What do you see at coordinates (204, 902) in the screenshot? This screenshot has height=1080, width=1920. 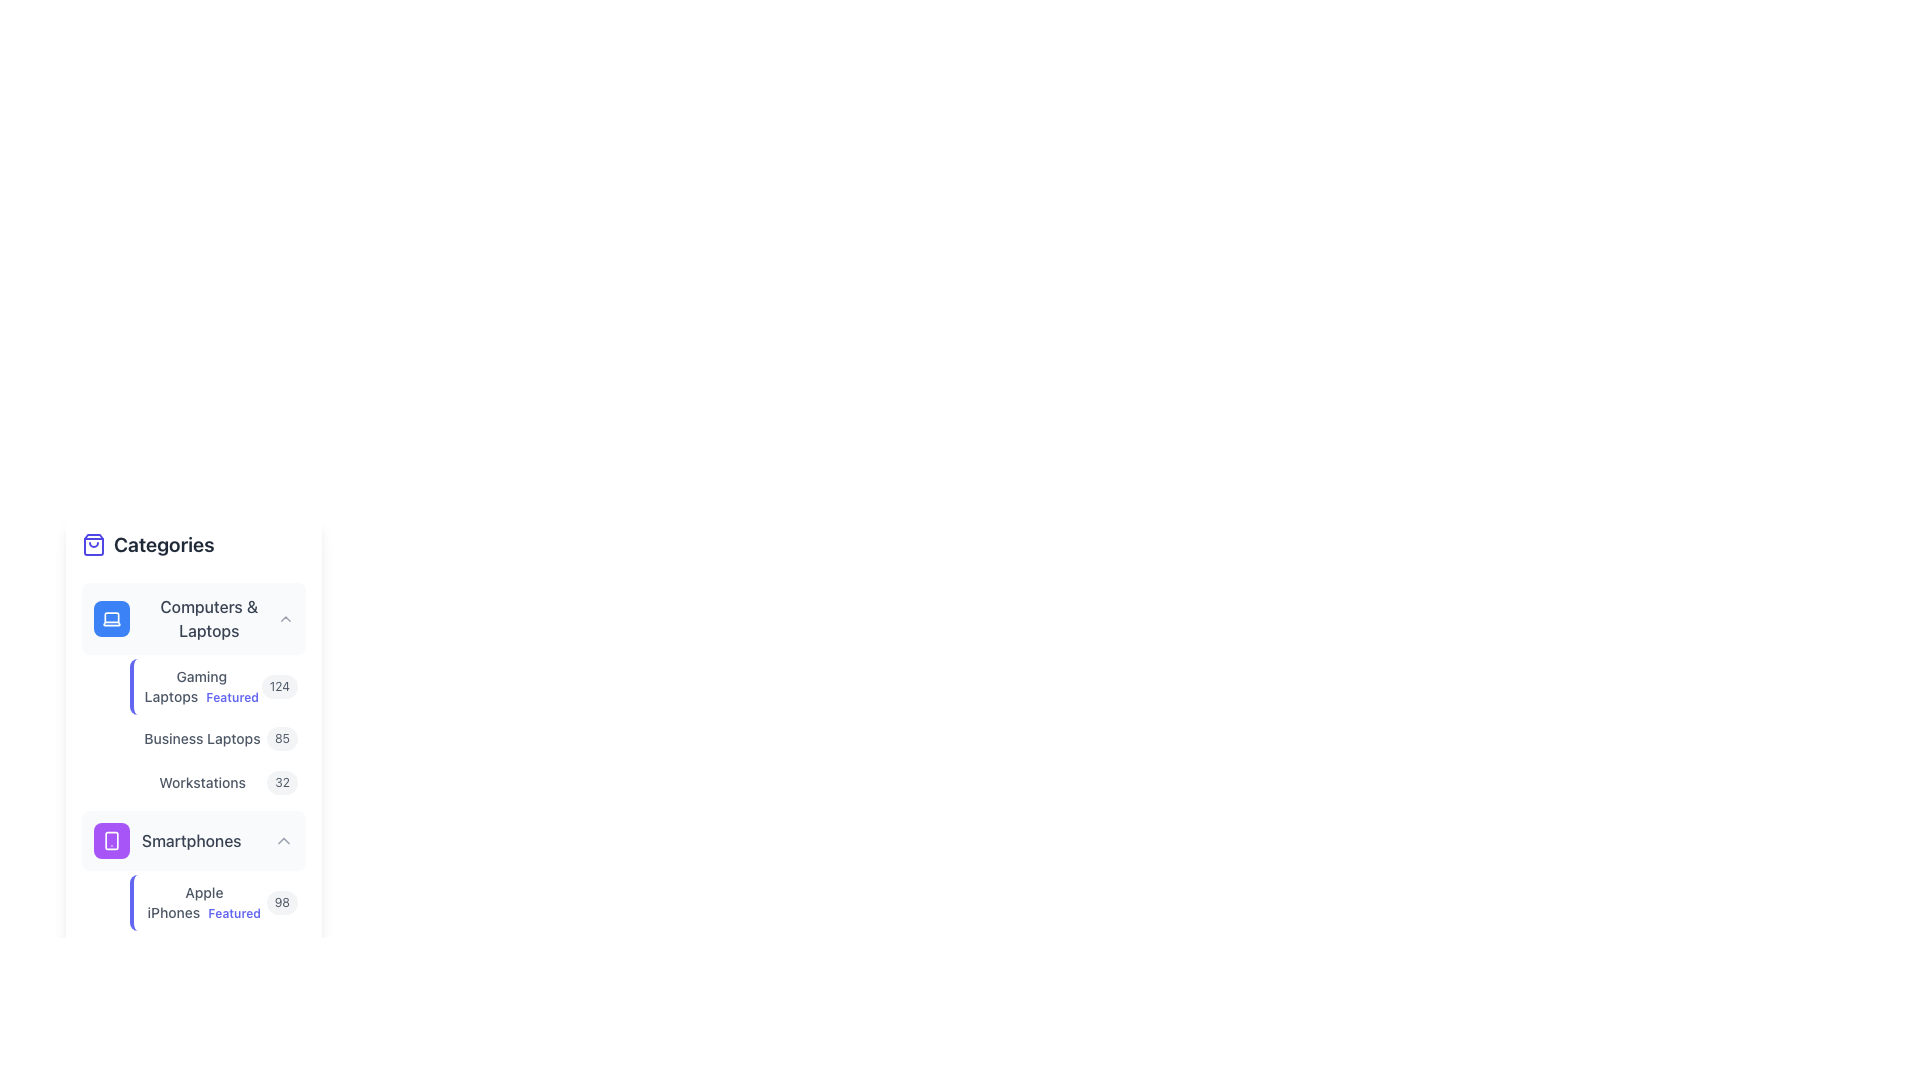 I see `the hyperlink reading 'Apple iPhones Featured'` at bounding box center [204, 902].